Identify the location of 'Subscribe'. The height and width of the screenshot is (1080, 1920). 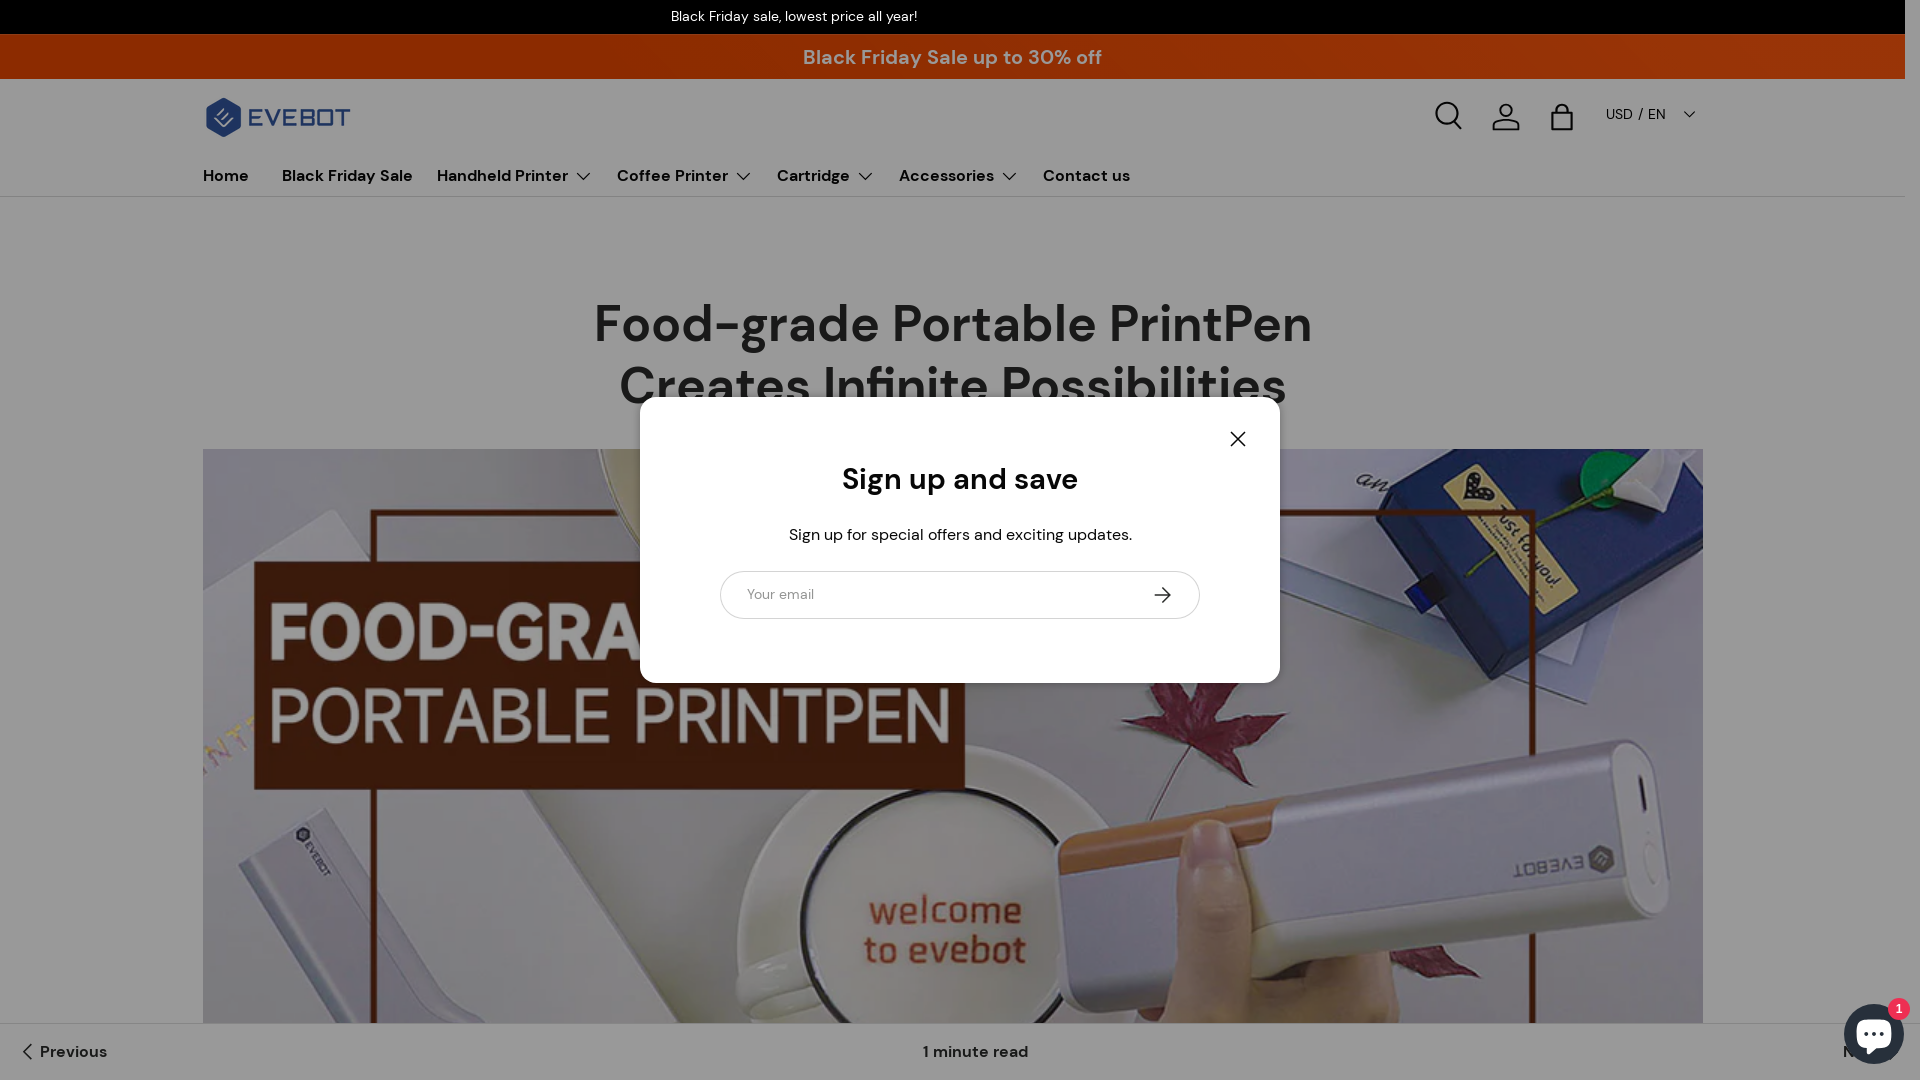
(1161, 593).